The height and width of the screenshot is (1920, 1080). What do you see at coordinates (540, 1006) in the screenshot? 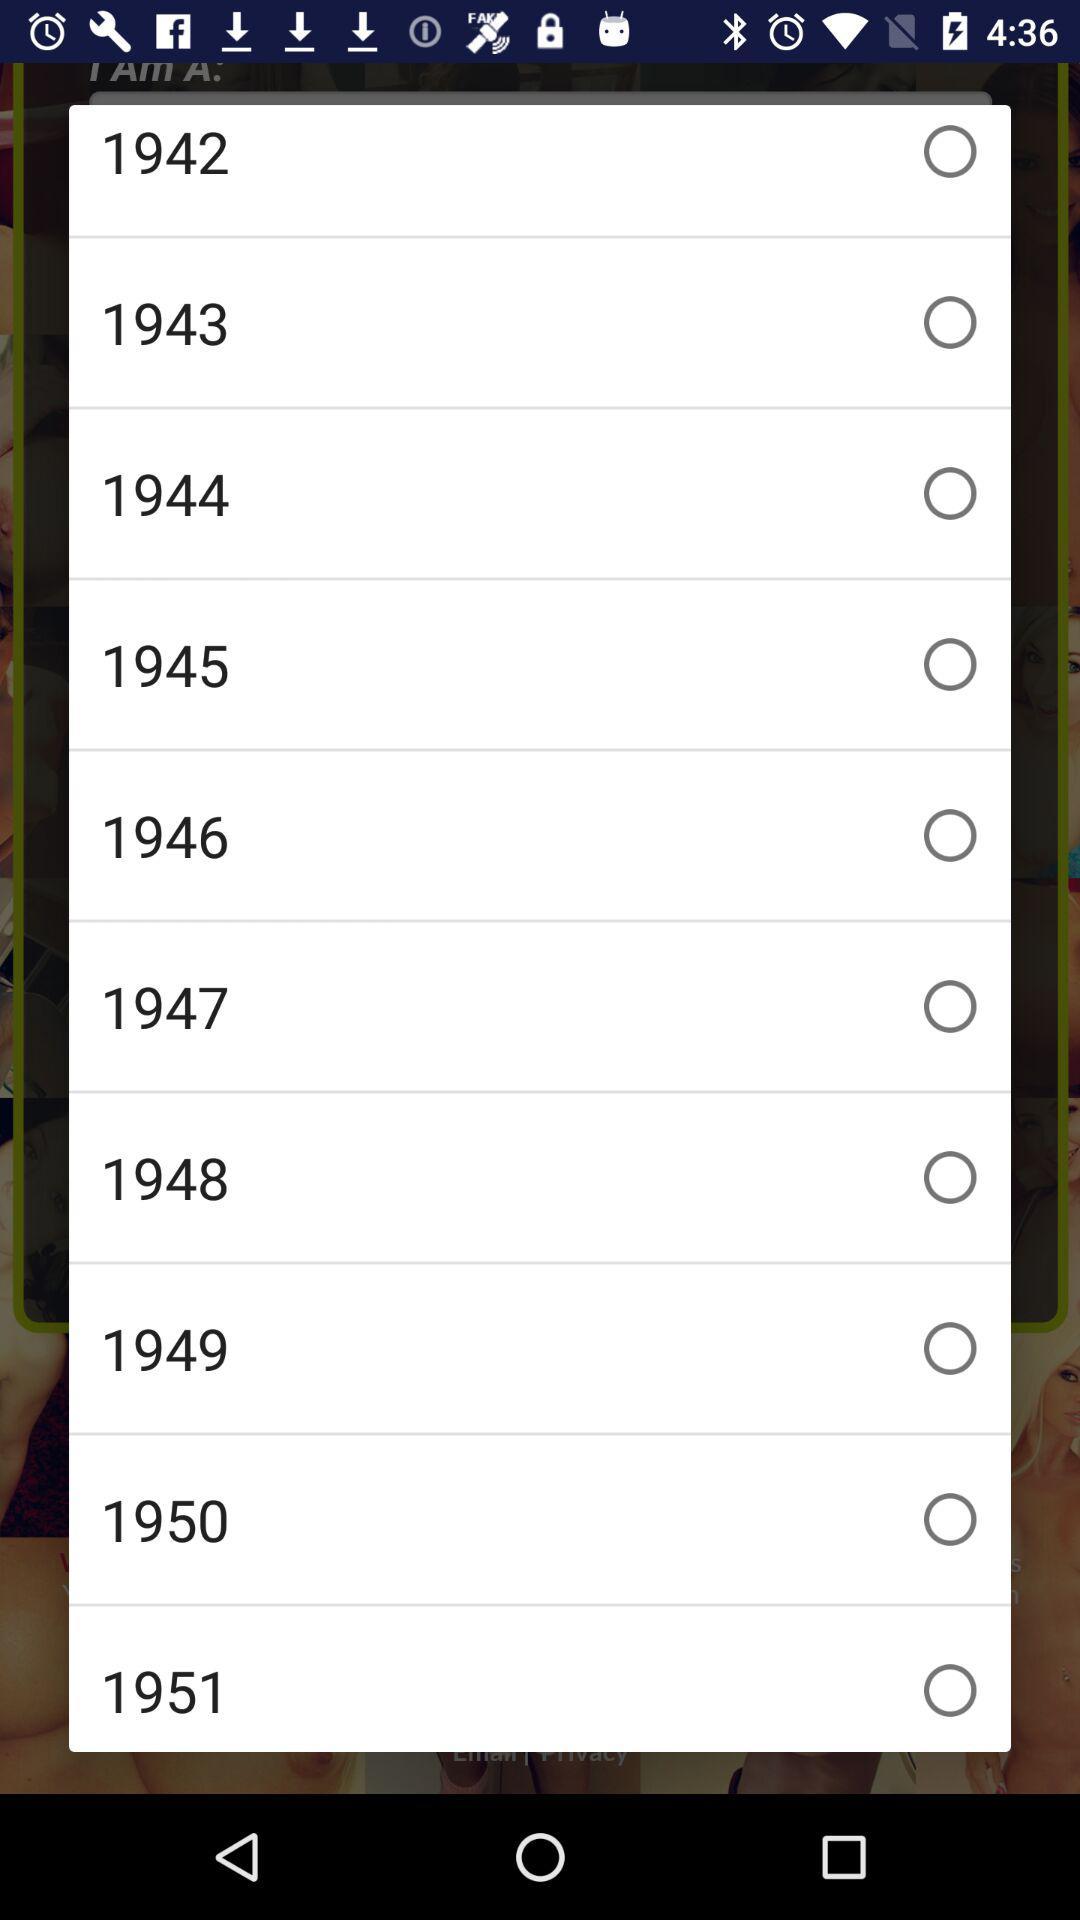
I see `item above the 1948 item` at bounding box center [540, 1006].